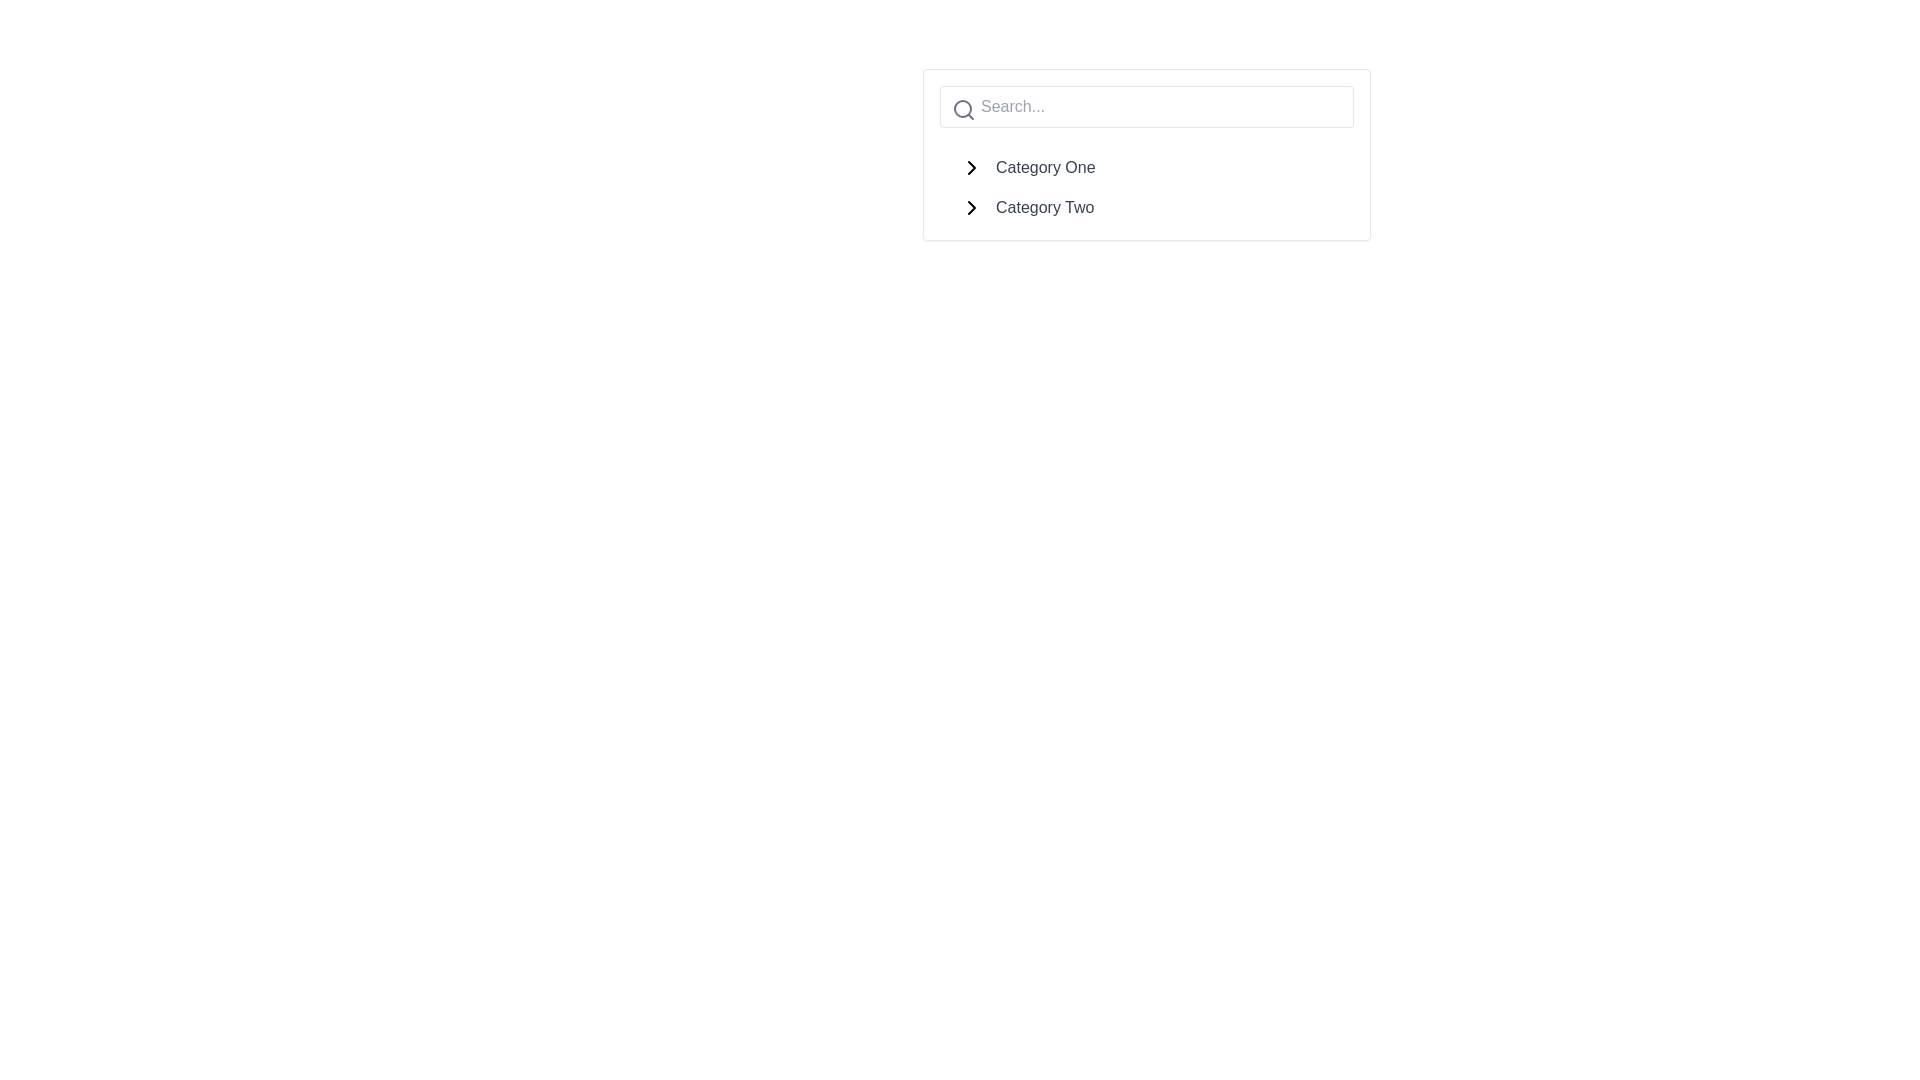 The height and width of the screenshot is (1080, 1920). What do you see at coordinates (971, 167) in the screenshot?
I see `the rightward-pointing chevron icon with a thin black stroke, located to the left of the 'Category One' text` at bounding box center [971, 167].